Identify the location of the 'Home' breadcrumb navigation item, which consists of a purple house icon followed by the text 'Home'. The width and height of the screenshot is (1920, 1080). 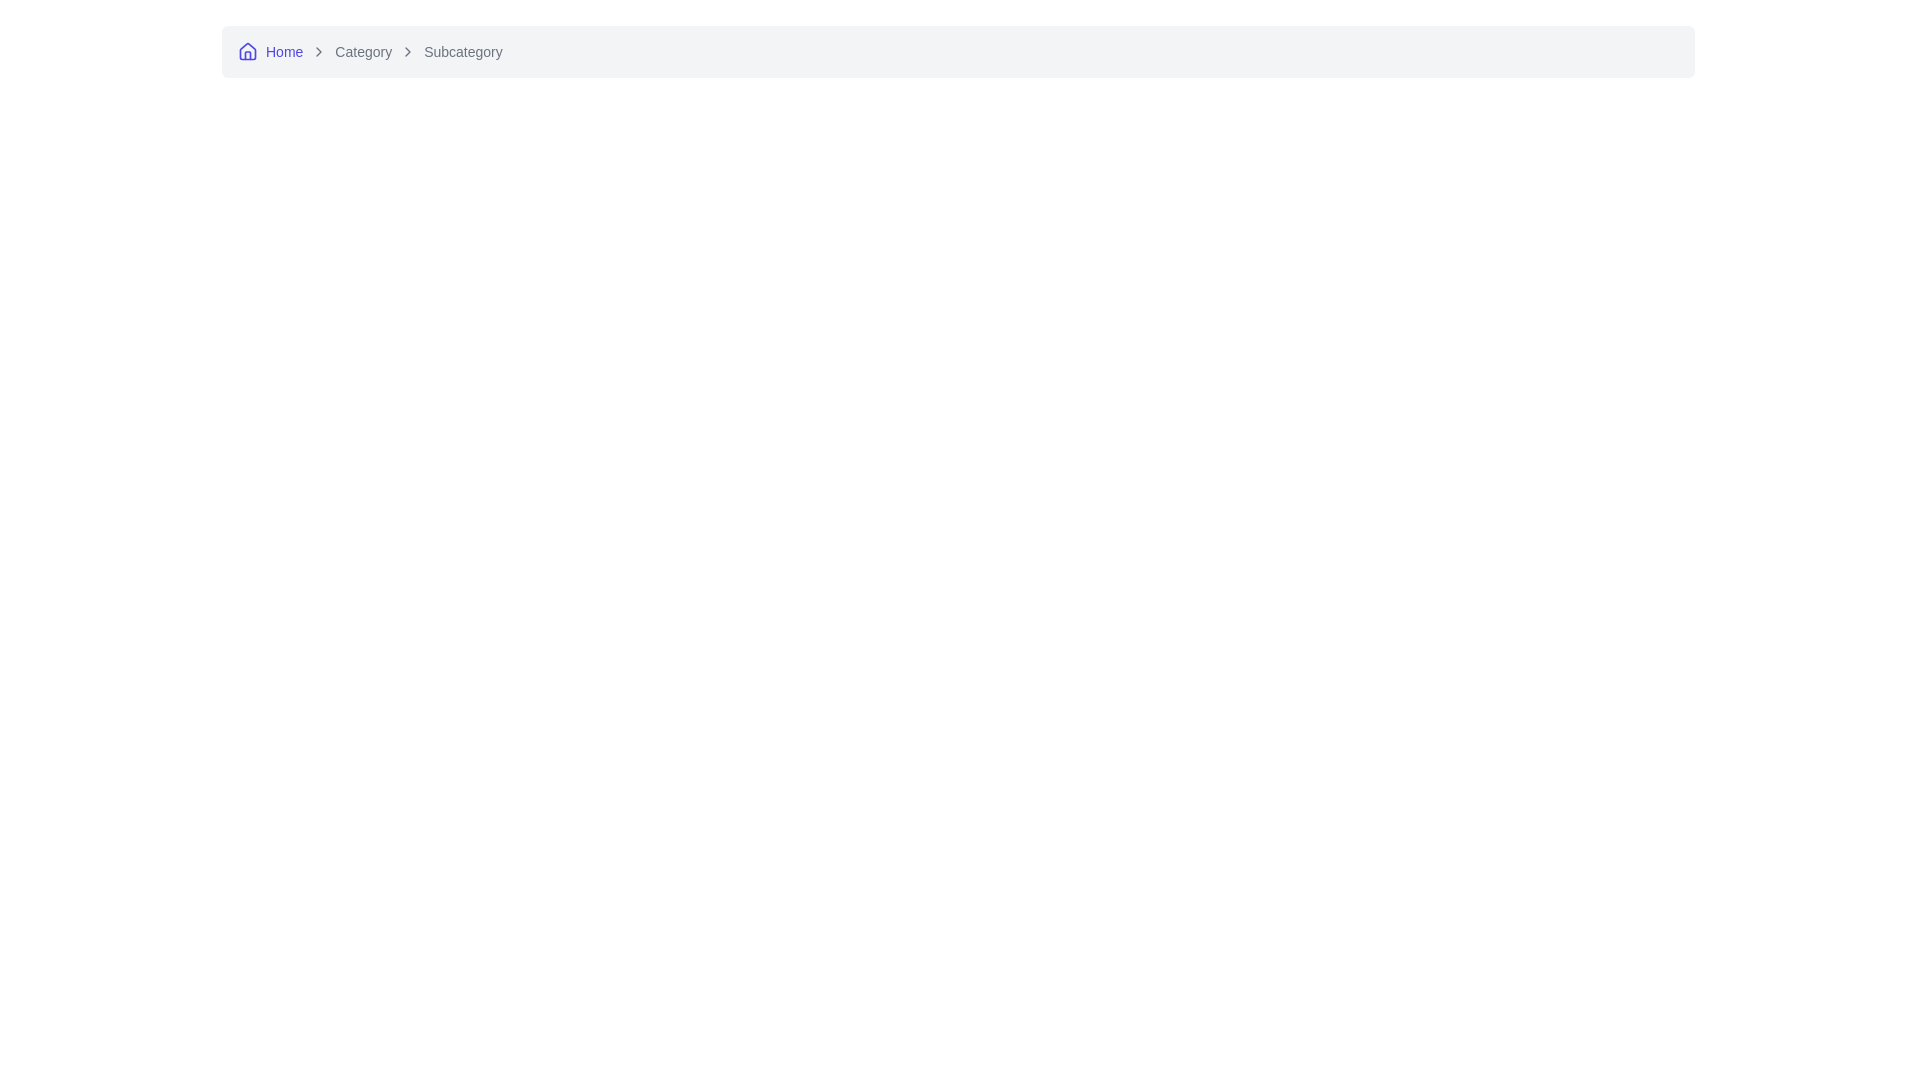
(269, 50).